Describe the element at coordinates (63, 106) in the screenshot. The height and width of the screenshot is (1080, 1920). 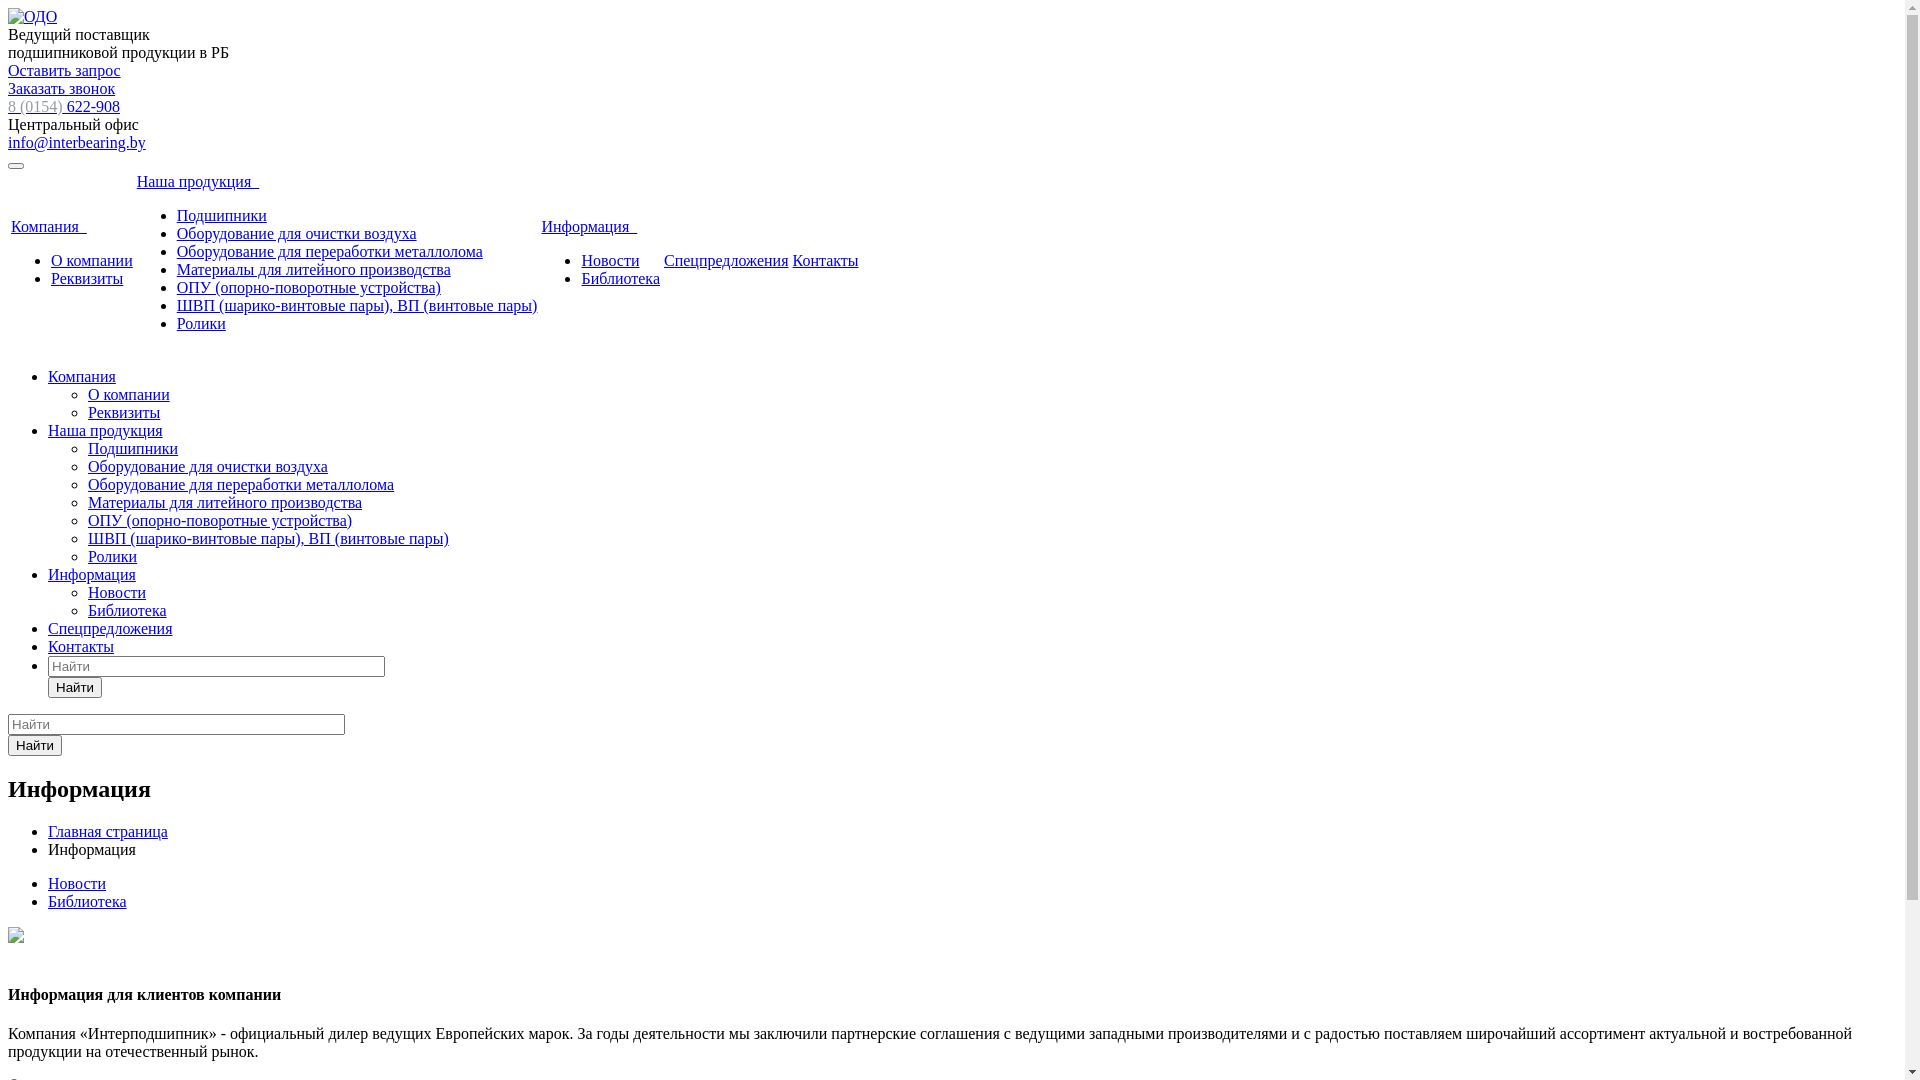
I see `'8 (0154) 622-908'` at that location.